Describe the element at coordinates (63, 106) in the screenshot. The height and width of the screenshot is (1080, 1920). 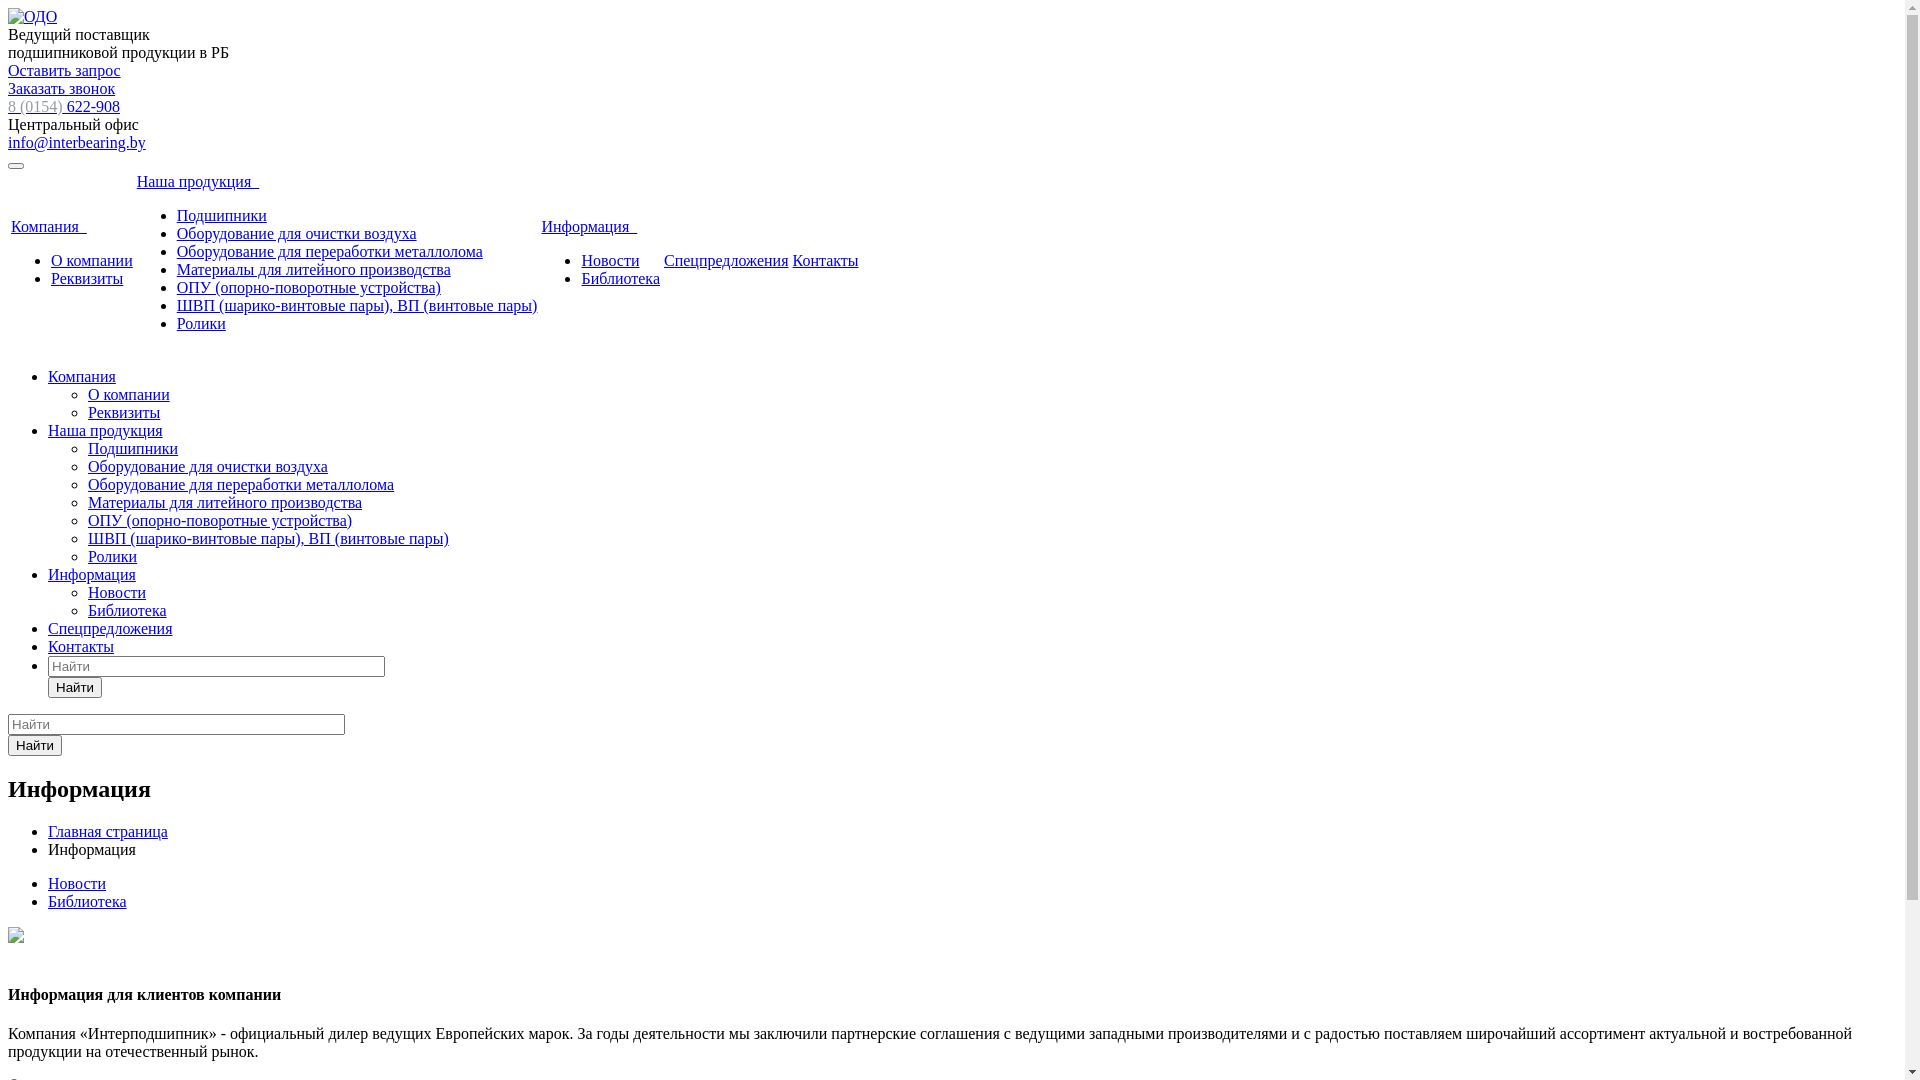
I see `'8 (0154) 622-908'` at that location.